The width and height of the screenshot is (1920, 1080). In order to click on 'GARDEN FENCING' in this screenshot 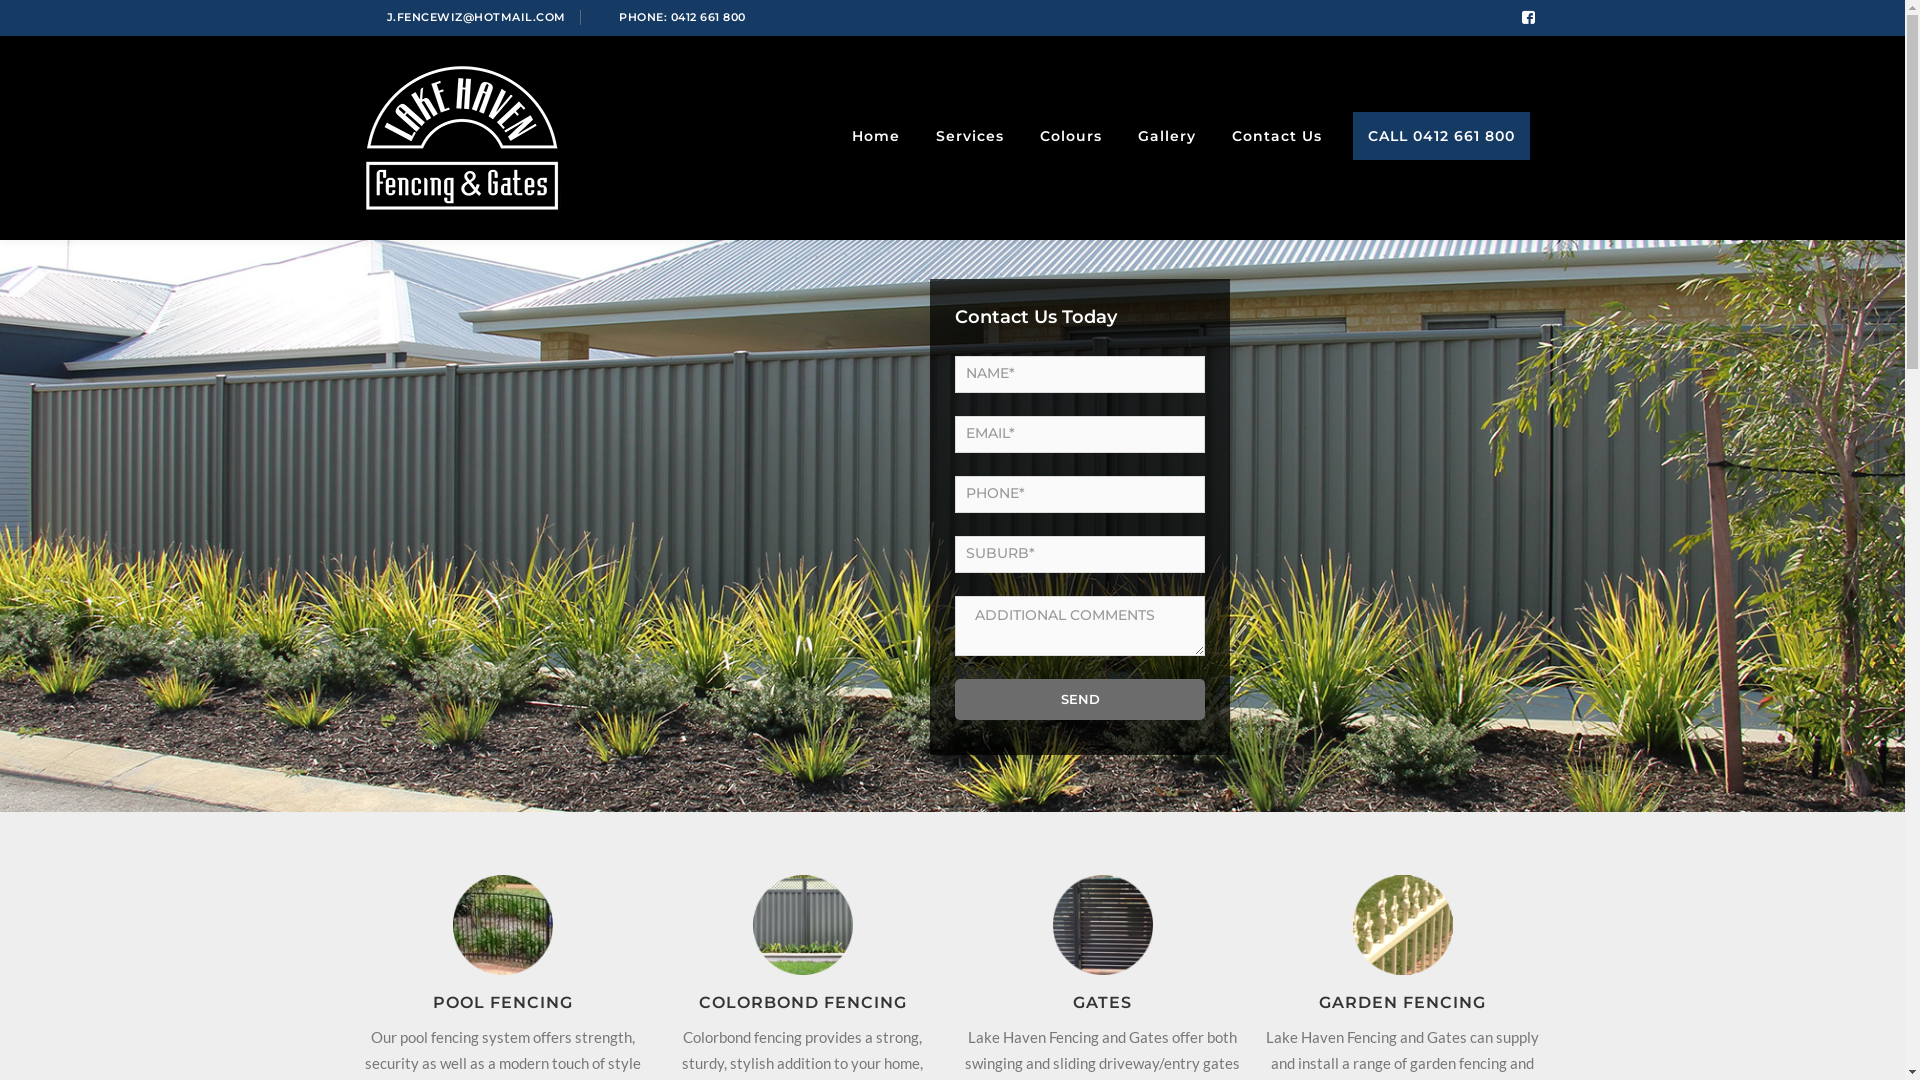, I will do `click(1319, 1002)`.